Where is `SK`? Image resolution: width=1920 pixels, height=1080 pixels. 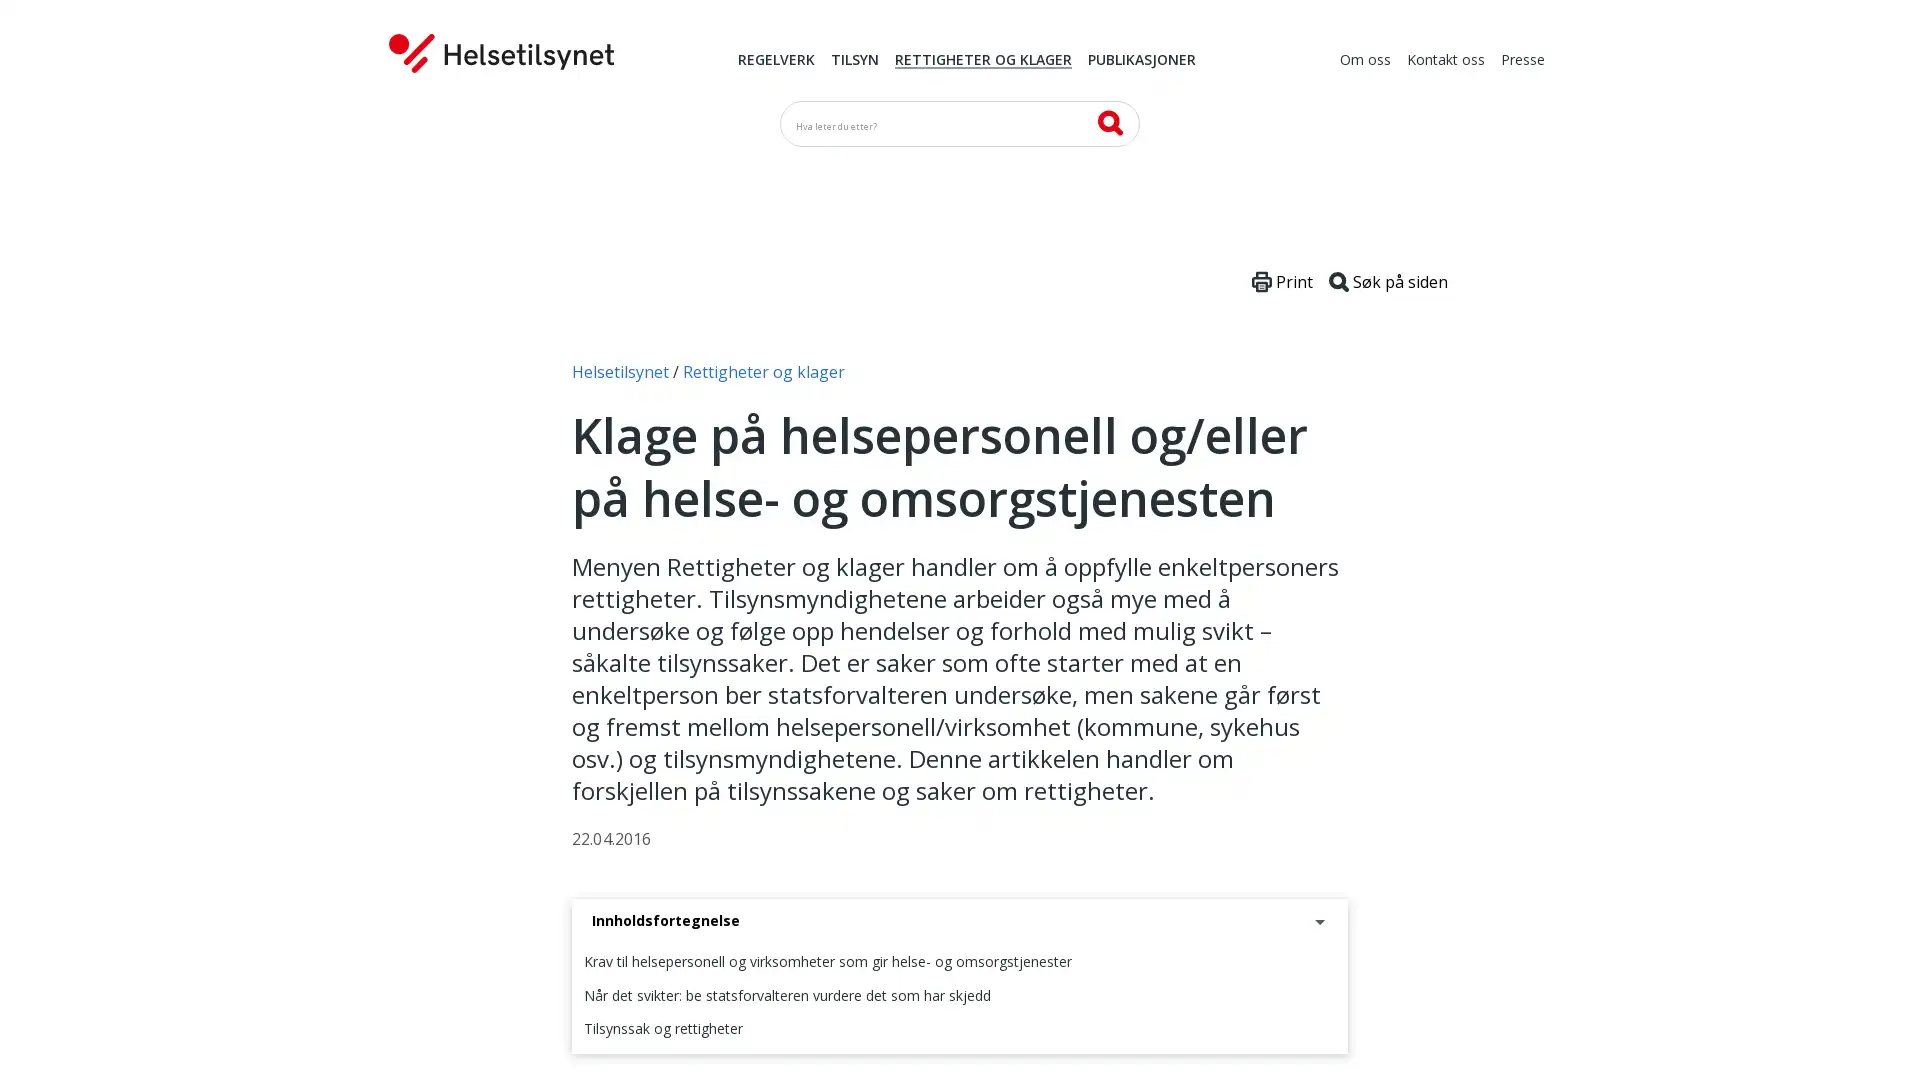 SK is located at coordinates (1108, 122).